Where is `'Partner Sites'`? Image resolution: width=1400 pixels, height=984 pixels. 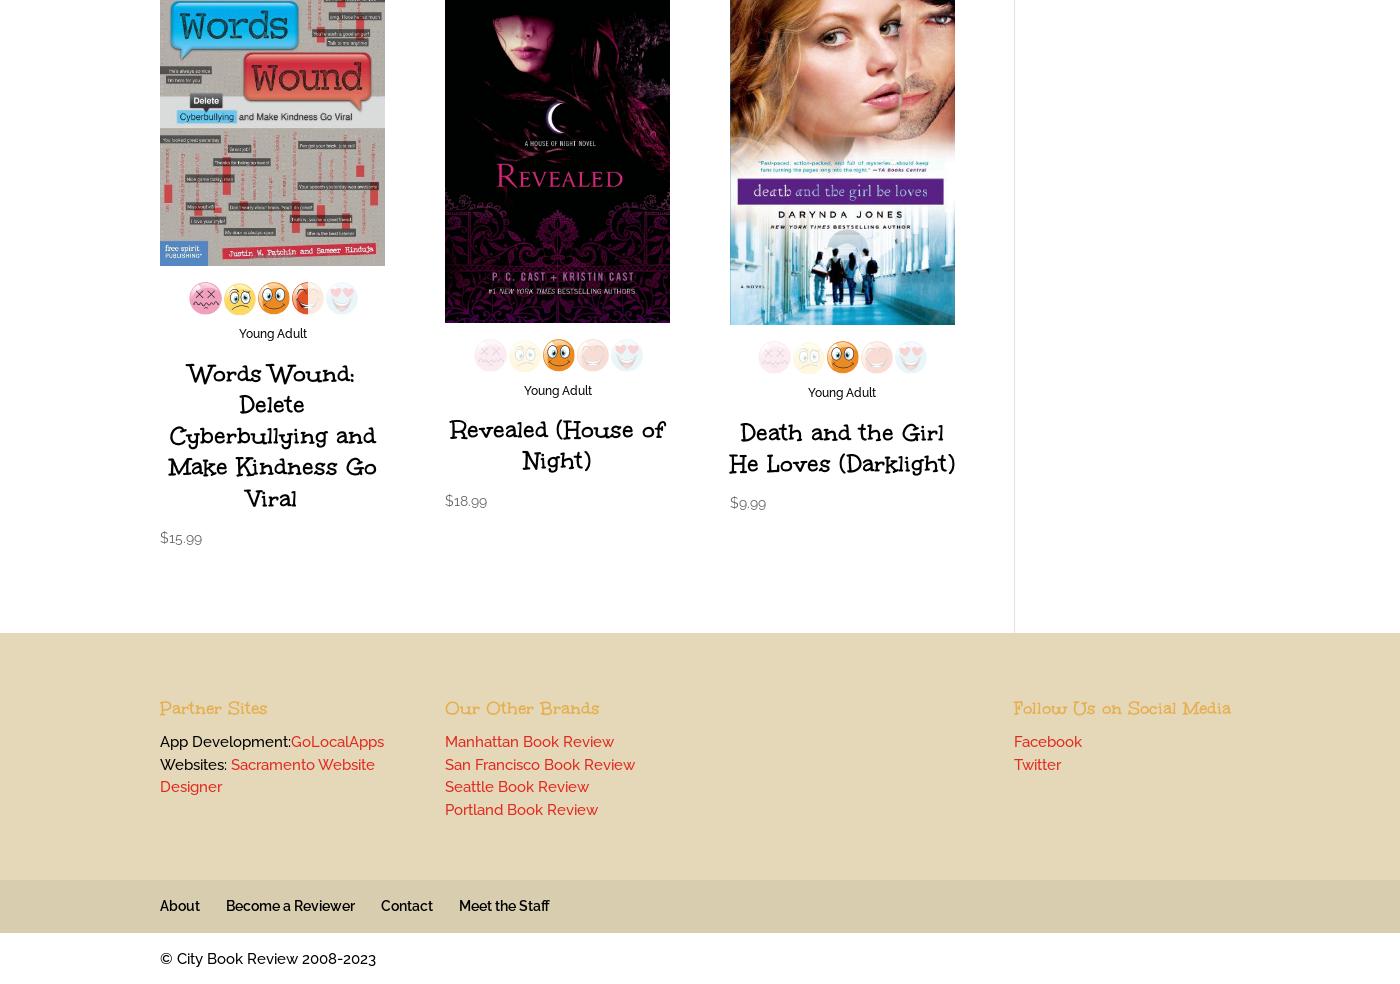
'Partner Sites' is located at coordinates (214, 708).